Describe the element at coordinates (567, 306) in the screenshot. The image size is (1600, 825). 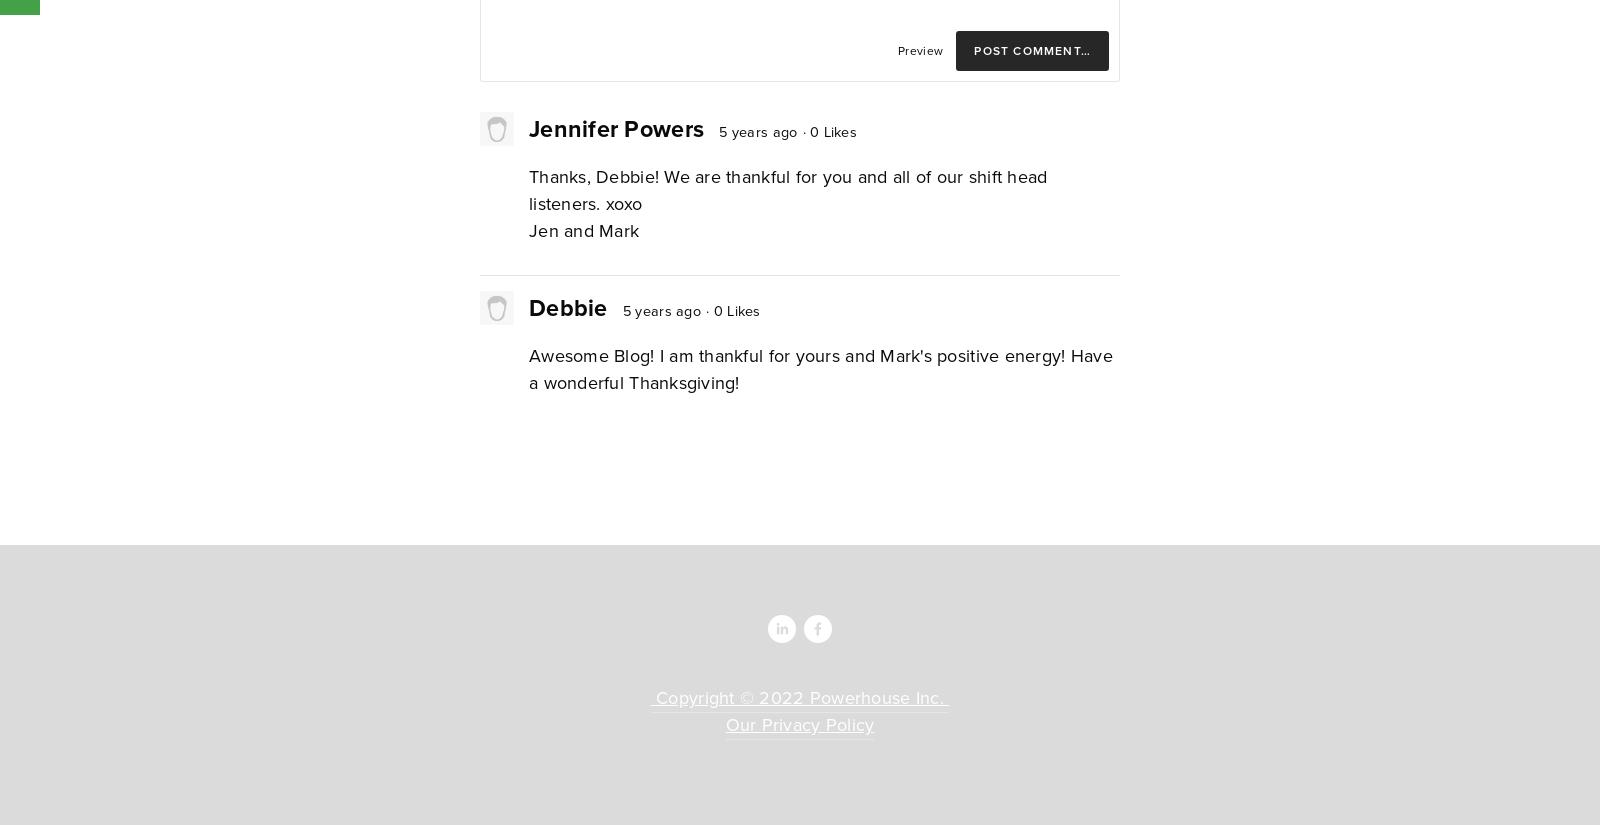
I see `'Debbie'` at that location.